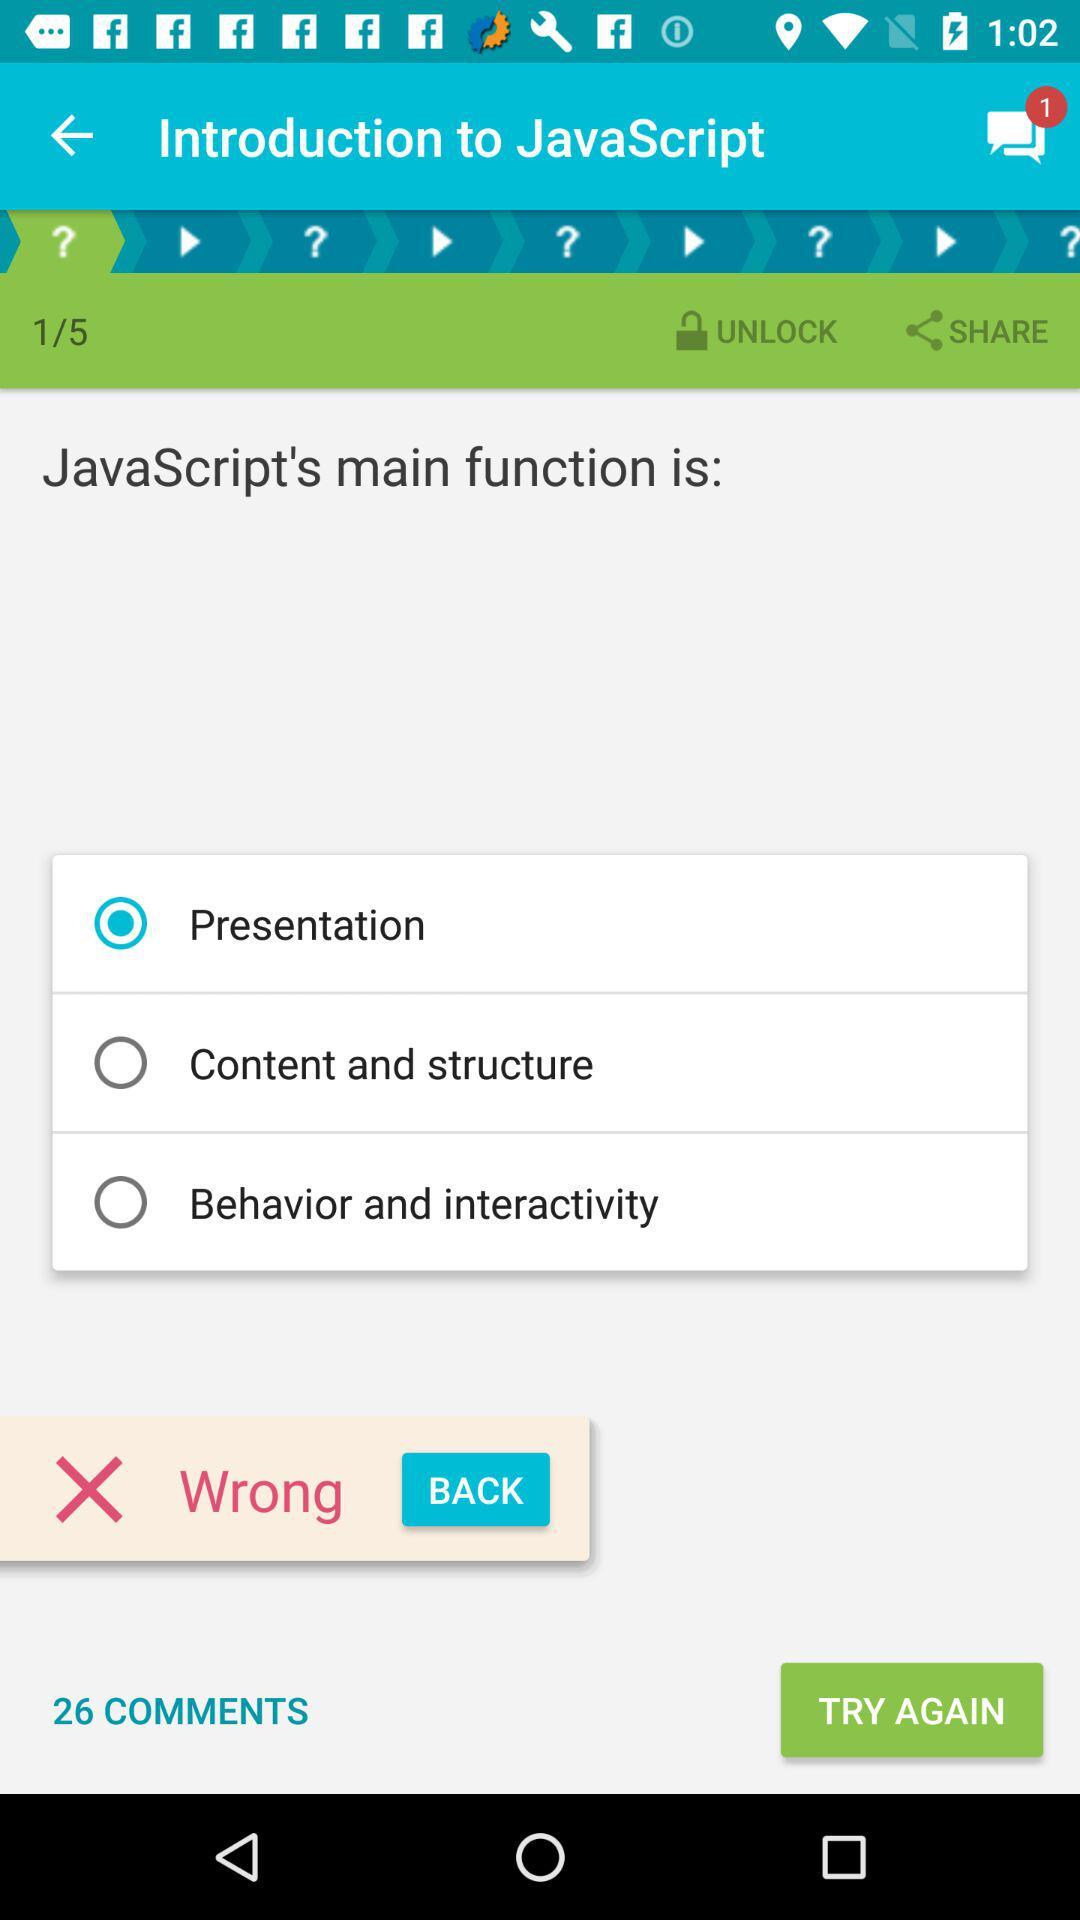  What do you see at coordinates (180, 1708) in the screenshot?
I see `icon next to the try again icon` at bounding box center [180, 1708].